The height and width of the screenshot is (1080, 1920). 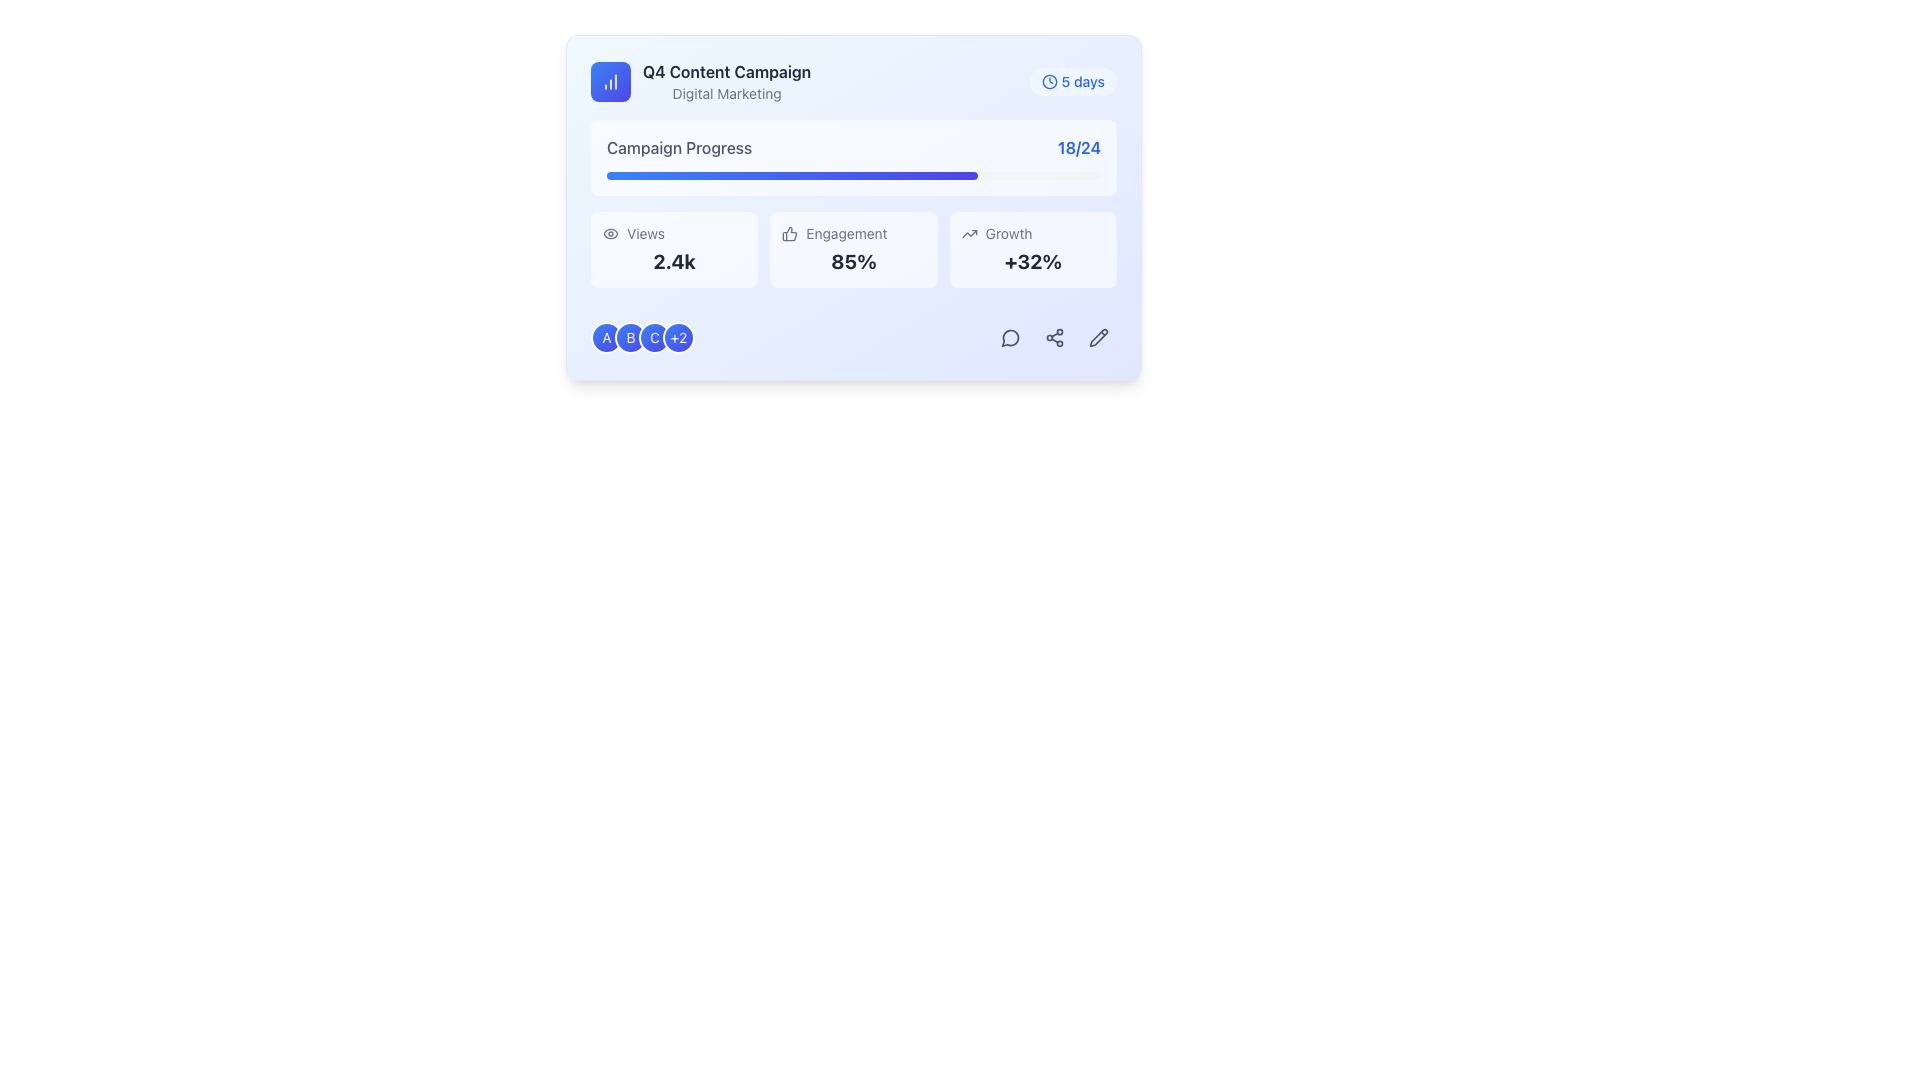 What do you see at coordinates (679, 146) in the screenshot?
I see `the text label that provides contextual information about the campaign's progress, located to the left of the '18/24' progress summary` at bounding box center [679, 146].